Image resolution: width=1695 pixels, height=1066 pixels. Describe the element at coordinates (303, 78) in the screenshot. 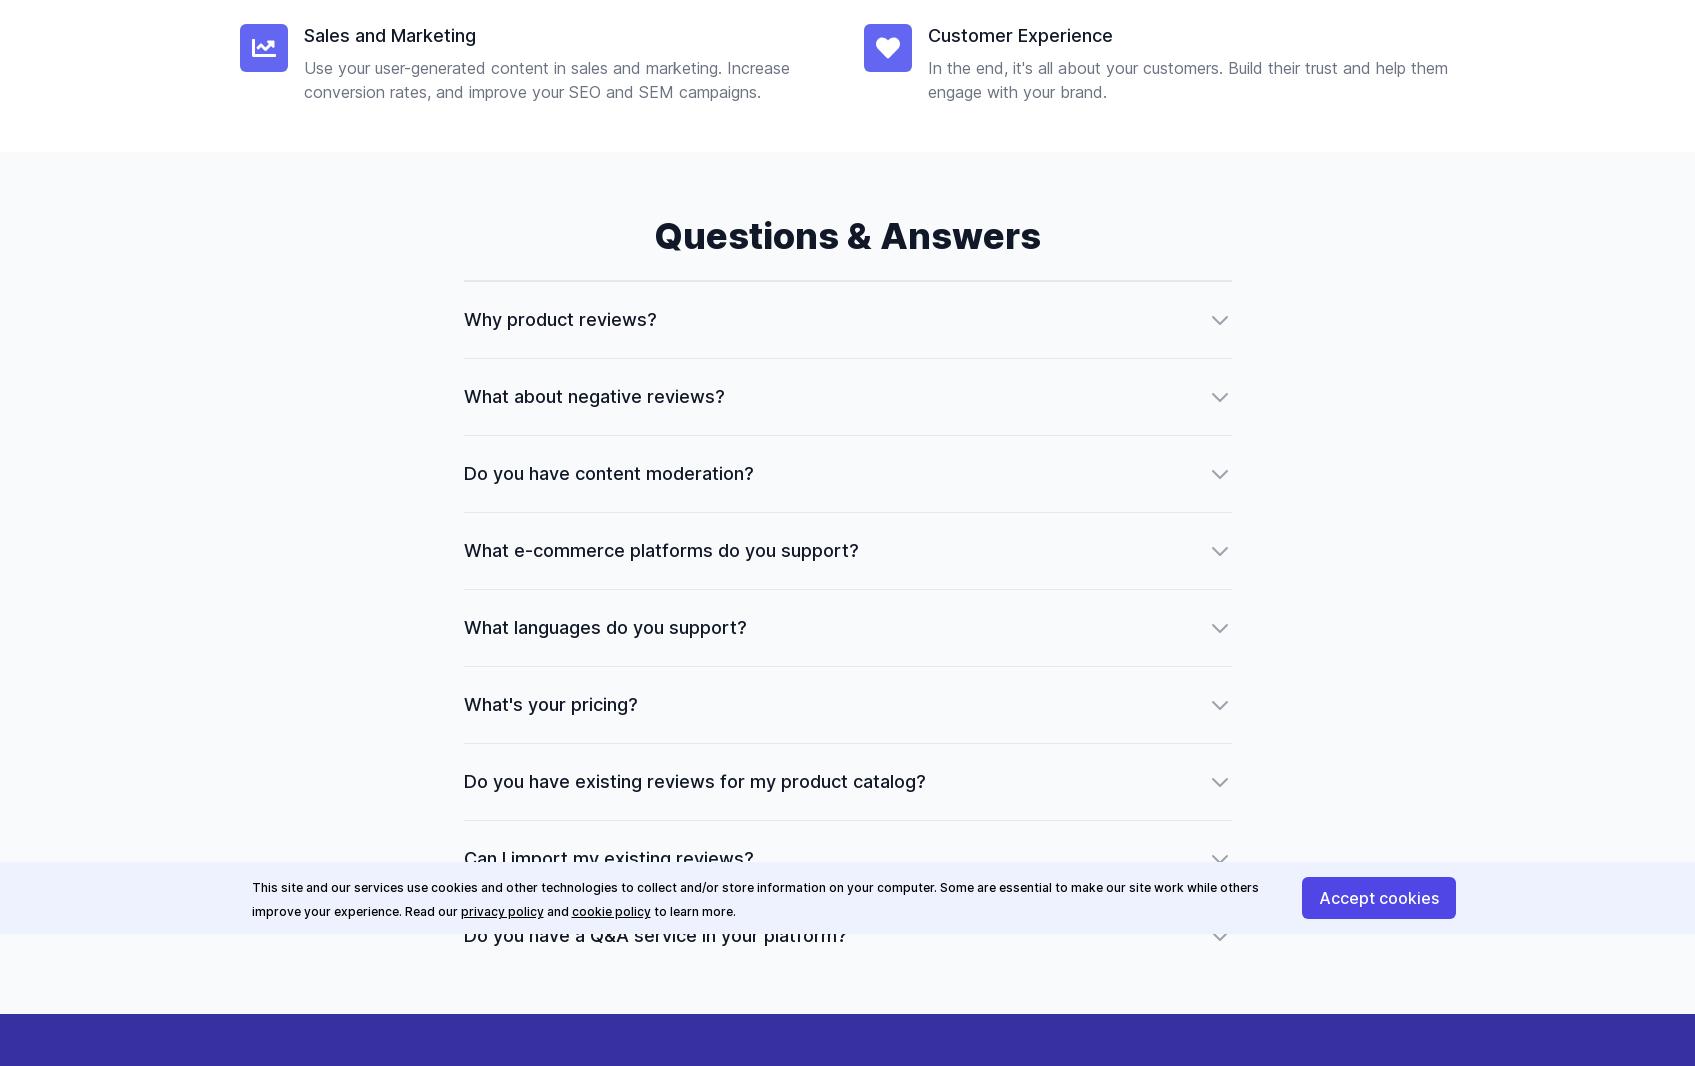

I see `'Use your user-generated content in sales and marketing. Increase conversion rates, and improve your SEO and SEM campaigns.'` at that location.